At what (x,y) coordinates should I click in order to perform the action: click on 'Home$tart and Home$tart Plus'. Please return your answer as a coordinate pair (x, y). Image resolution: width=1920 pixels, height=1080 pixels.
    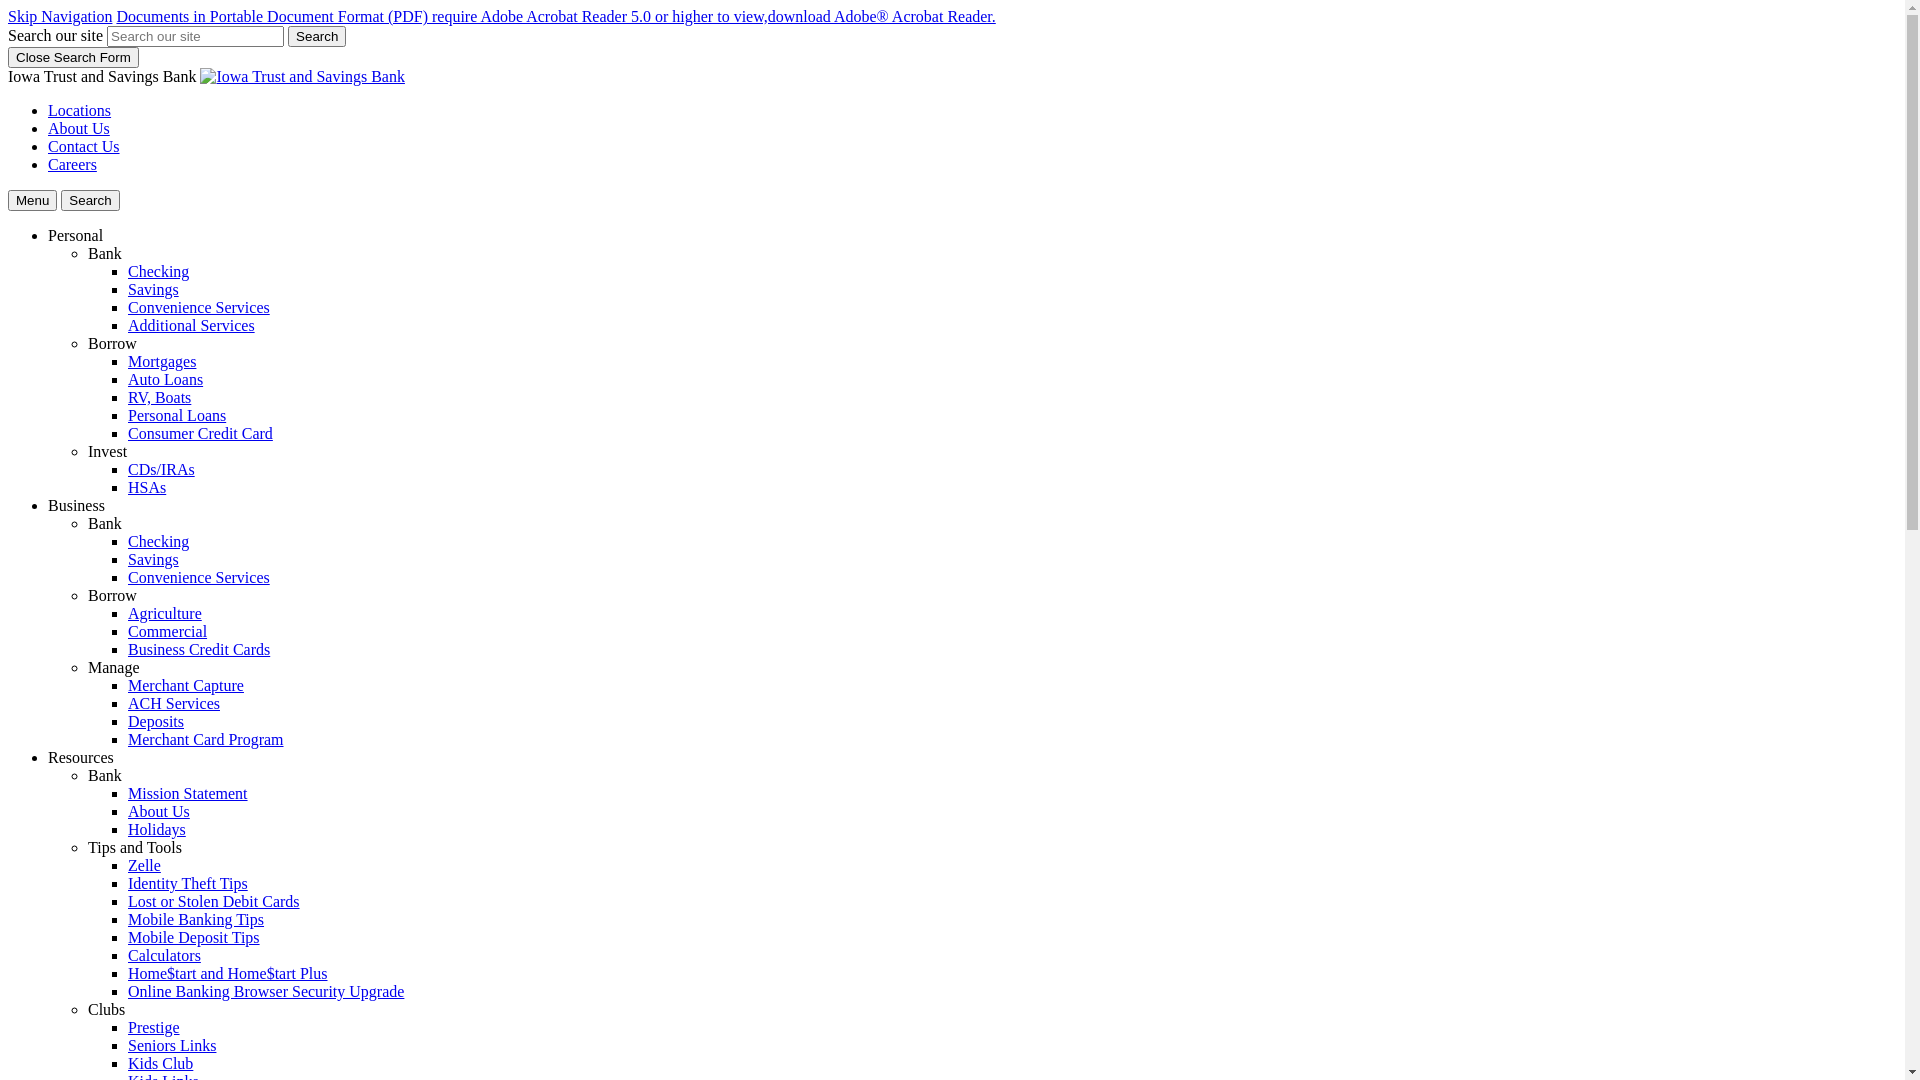
    Looking at the image, I should click on (227, 972).